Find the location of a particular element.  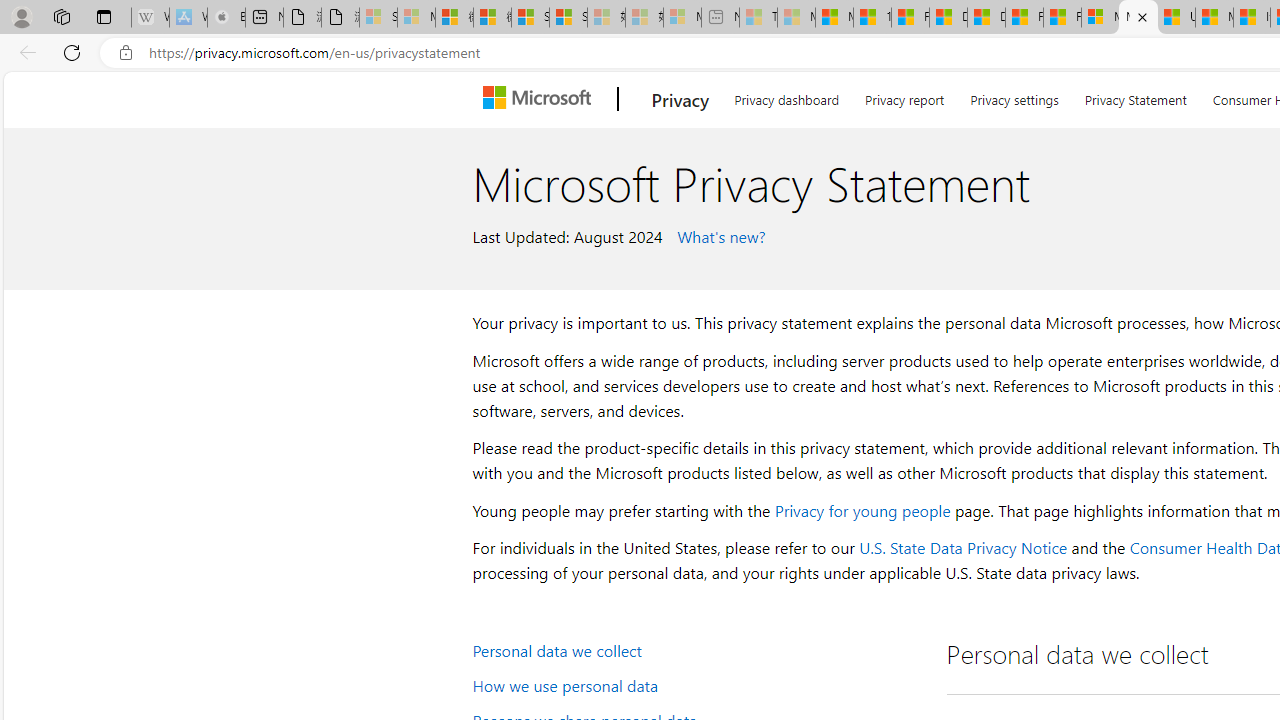

'Privacy report' is located at coordinates (903, 96).